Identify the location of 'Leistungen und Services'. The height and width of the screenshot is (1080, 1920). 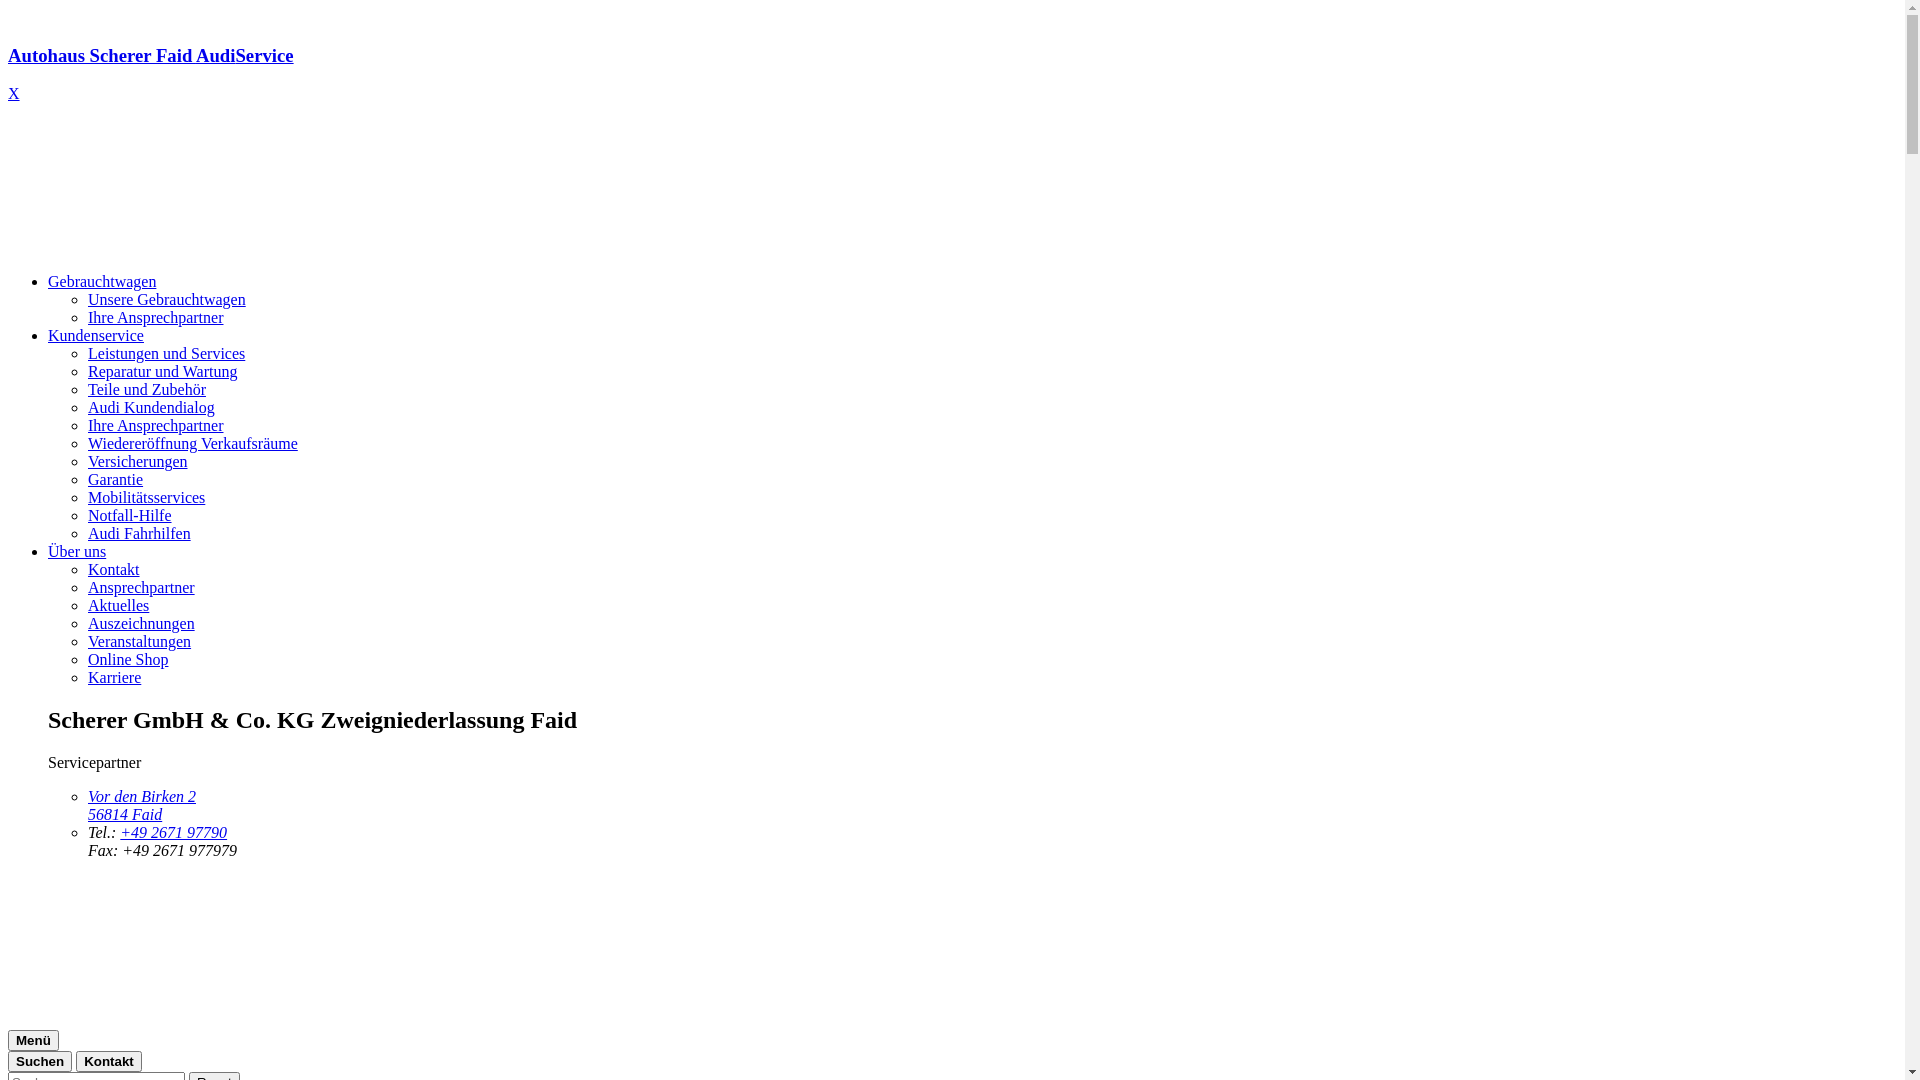
(166, 352).